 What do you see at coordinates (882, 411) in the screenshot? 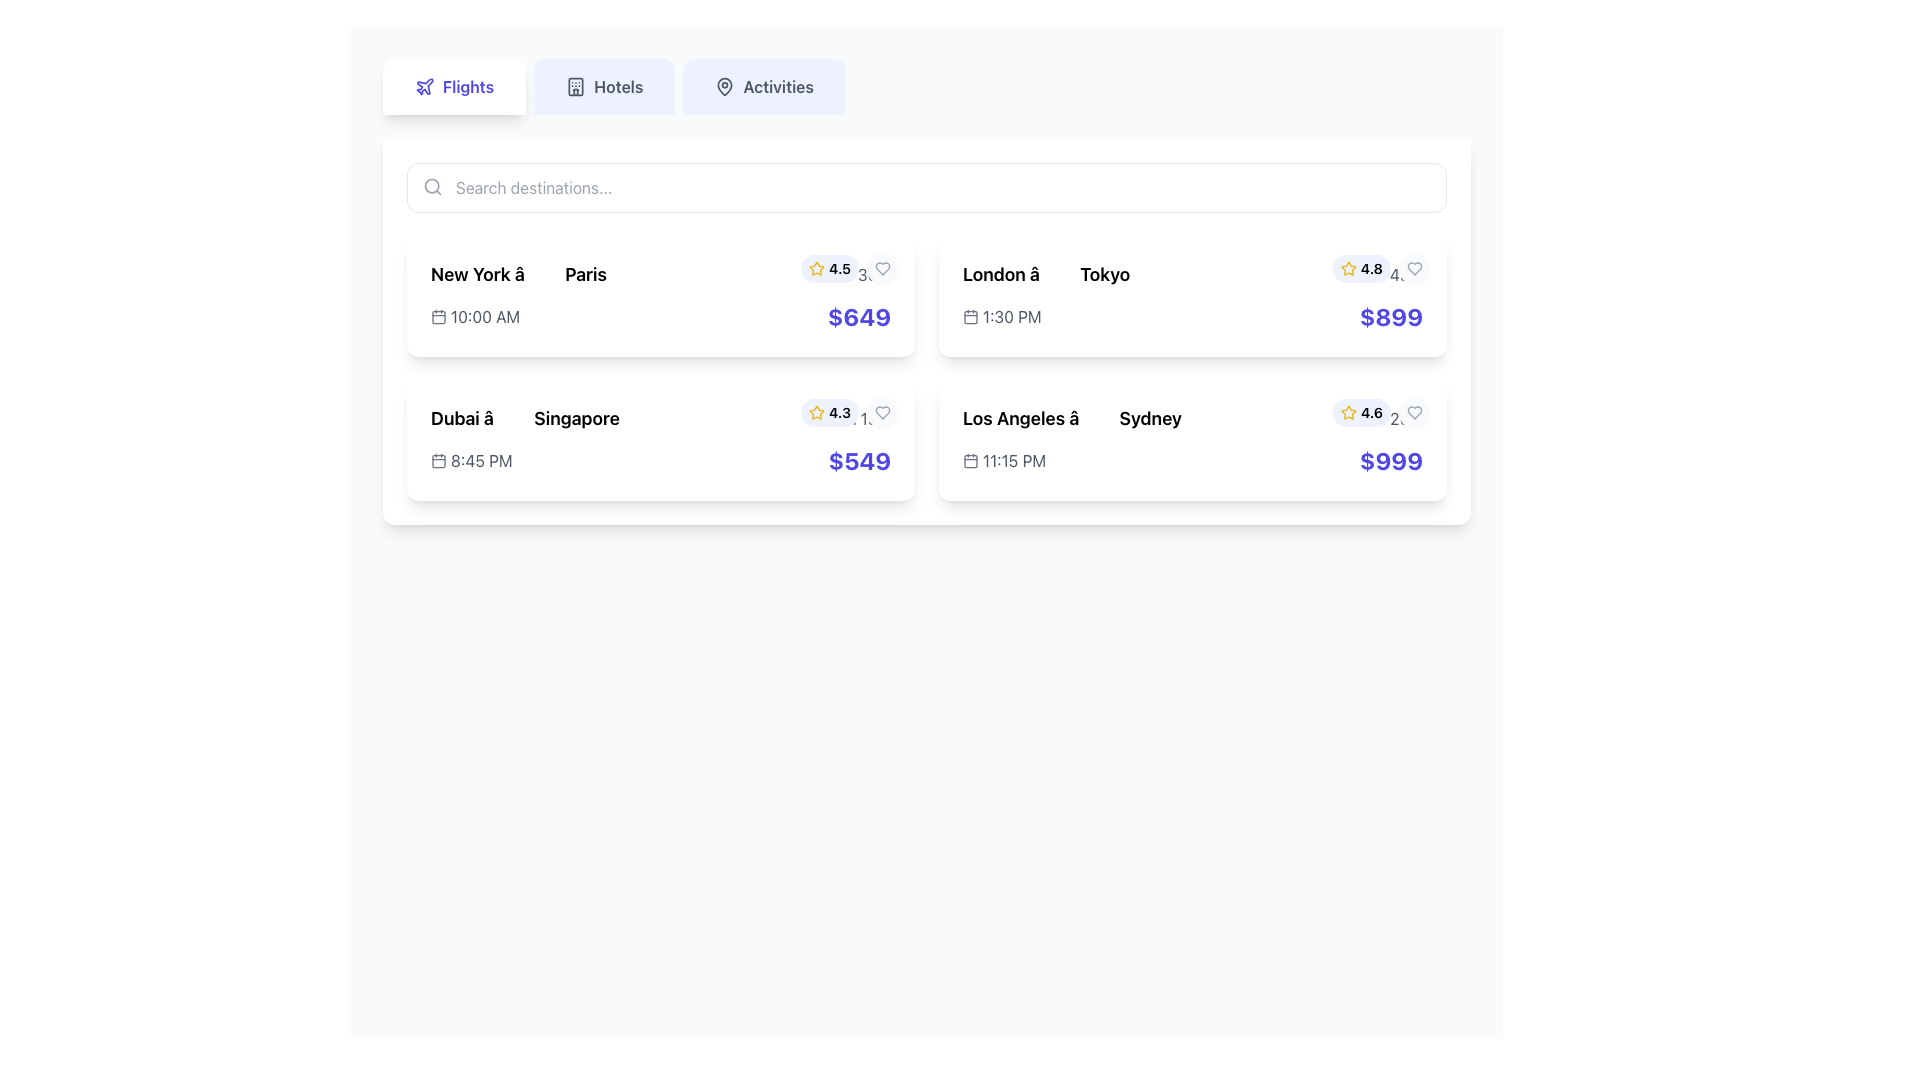
I see `the circular button with a heart icon located in the top-right corner of the information card` at bounding box center [882, 411].